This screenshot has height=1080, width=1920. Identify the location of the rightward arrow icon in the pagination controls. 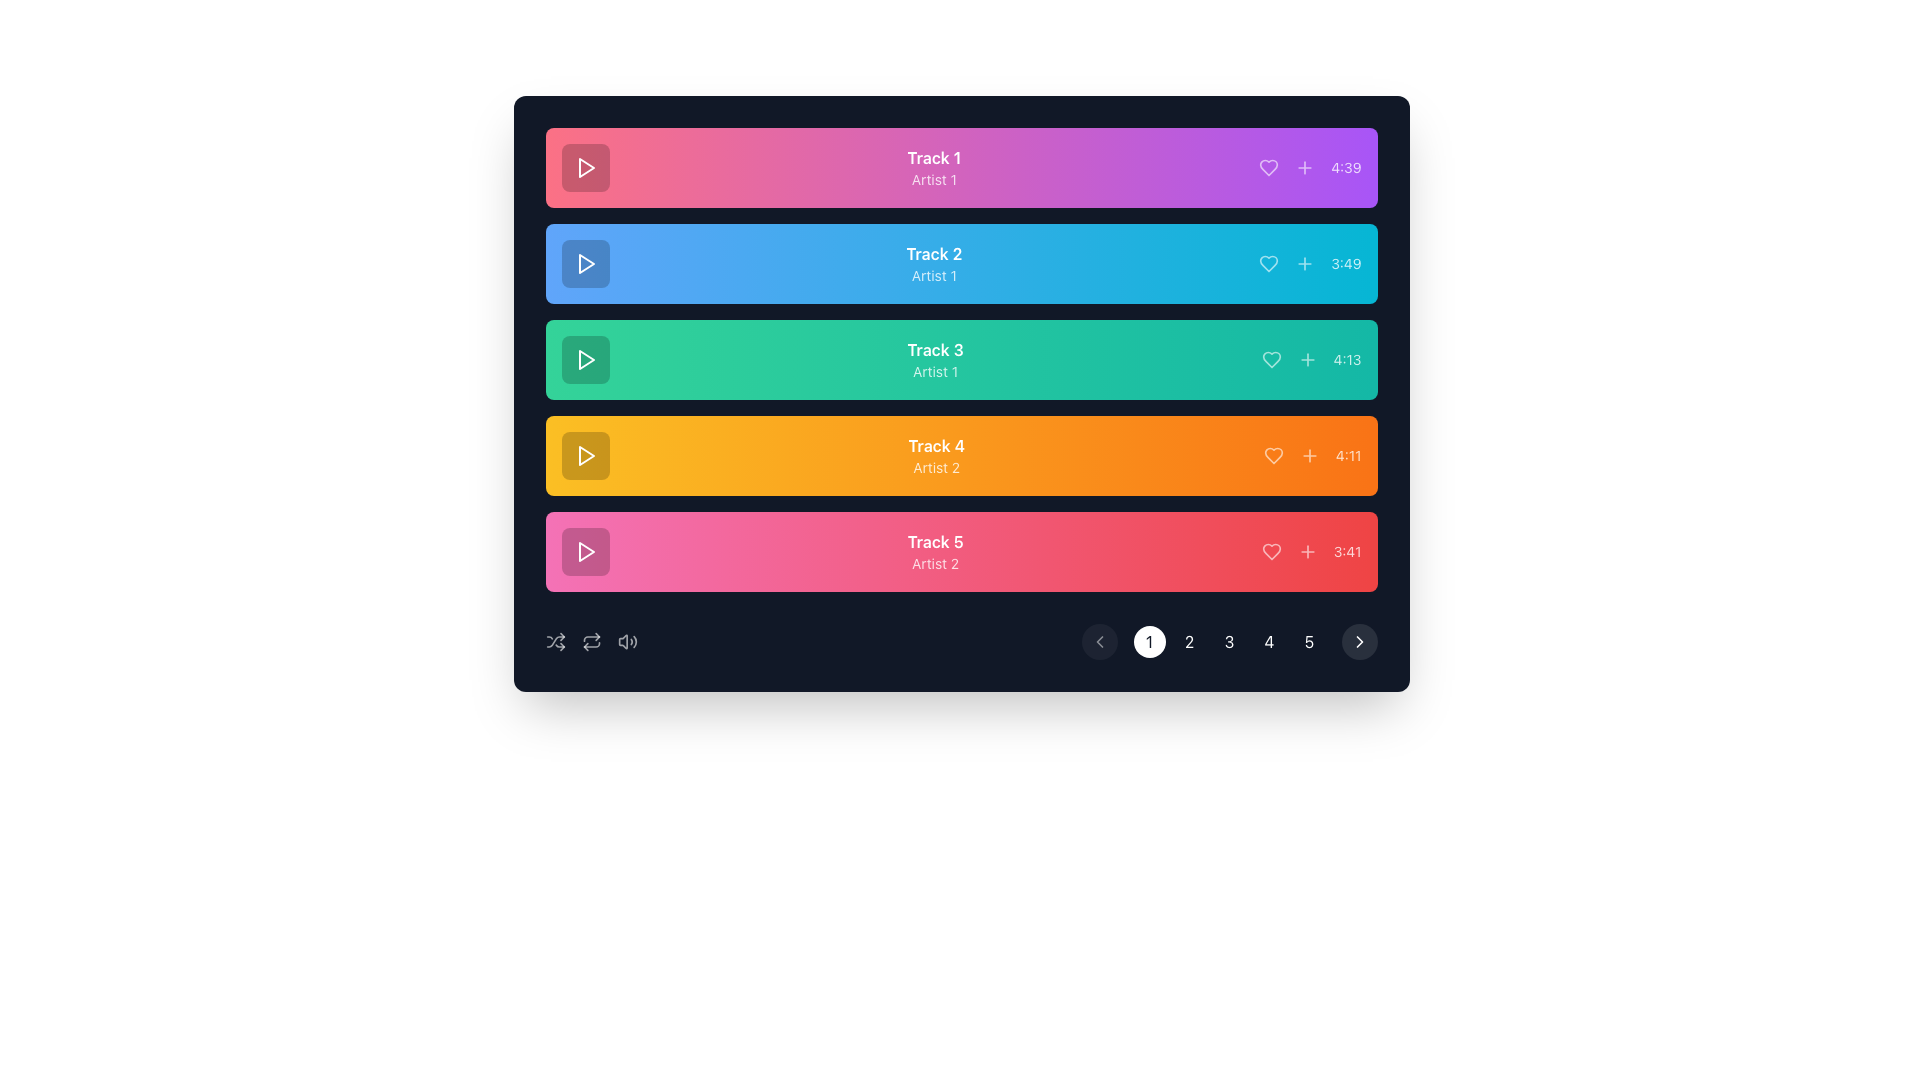
(1359, 641).